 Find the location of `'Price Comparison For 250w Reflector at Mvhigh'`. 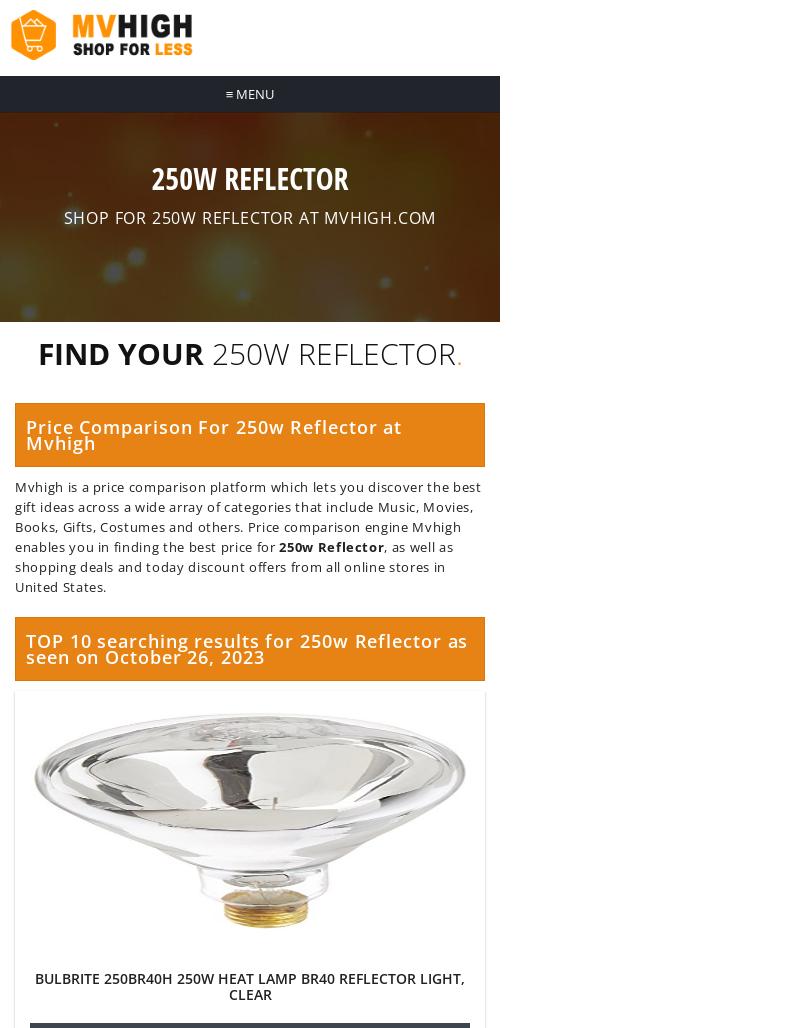

'Price Comparison For 250w Reflector at Mvhigh' is located at coordinates (212, 435).